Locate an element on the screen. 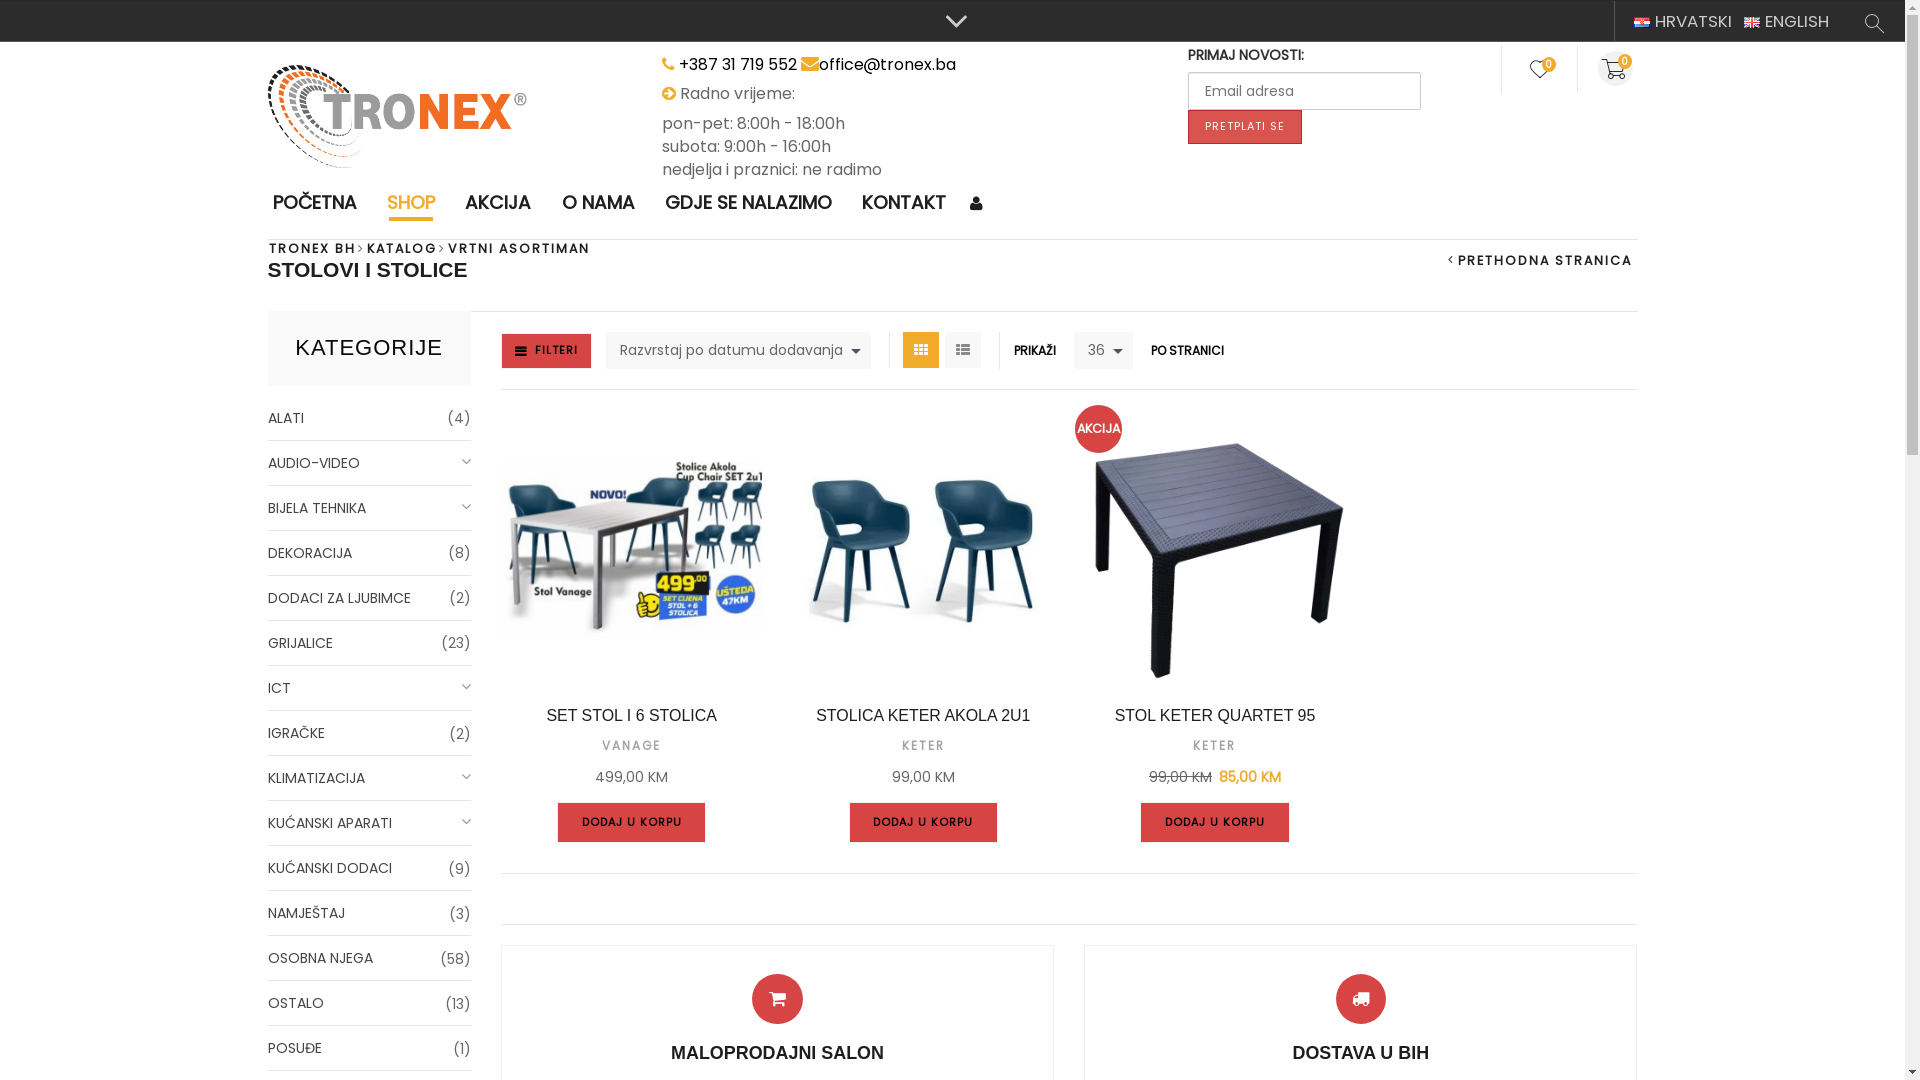 This screenshot has height=1080, width=1920. 'OSOBNA NJEGA' is located at coordinates (369, 957).